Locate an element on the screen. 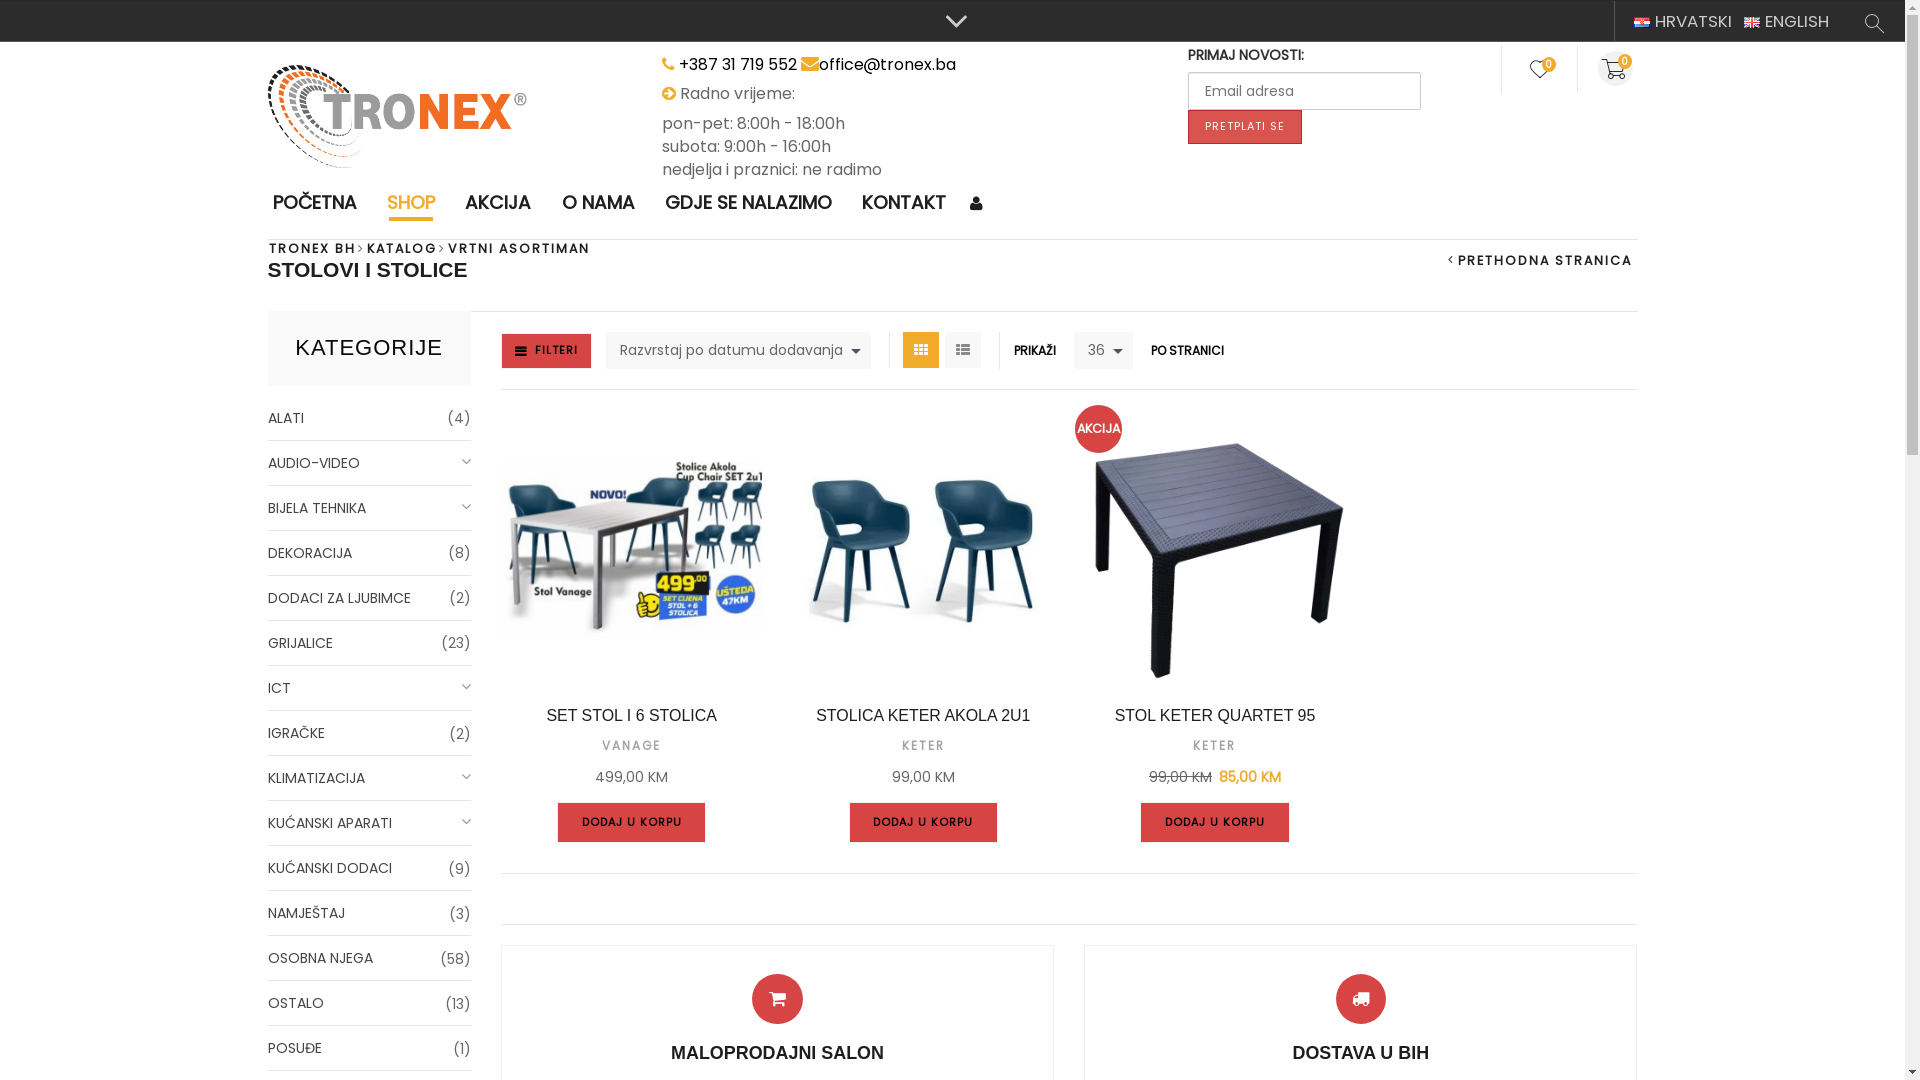 This screenshot has height=1080, width=1920. 'OSOBNA NJEGA' is located at coordinates (369, 957).